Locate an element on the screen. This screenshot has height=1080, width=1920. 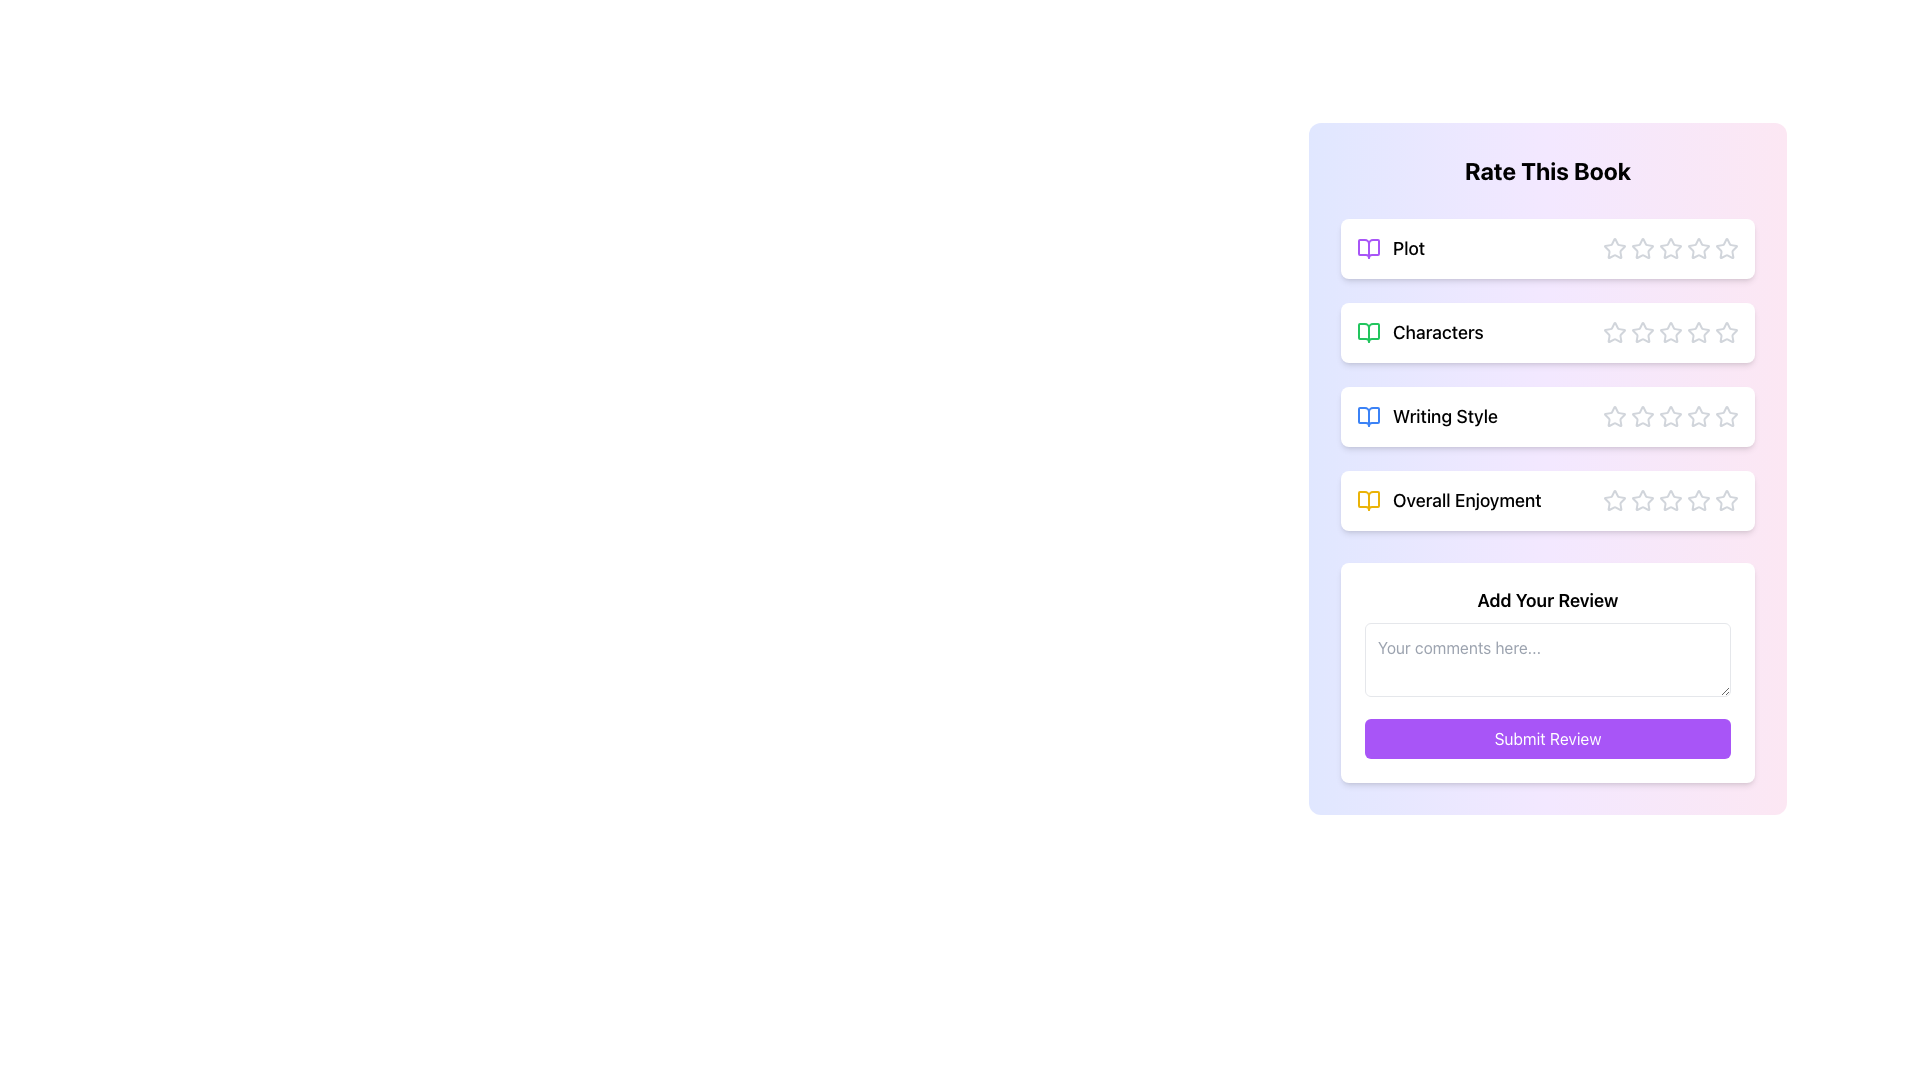
the second star icon is located at coordinates (1641, 415).